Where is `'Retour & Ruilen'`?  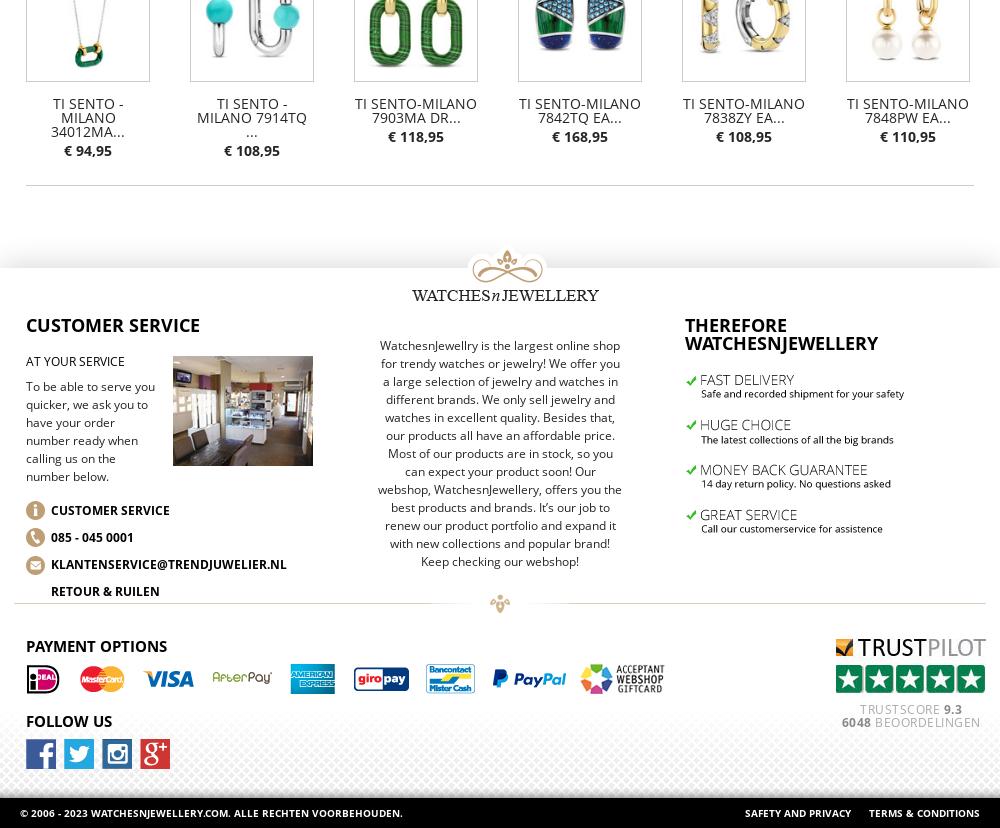
'Retour & Ruilen' is located at coordinates (104, 590).